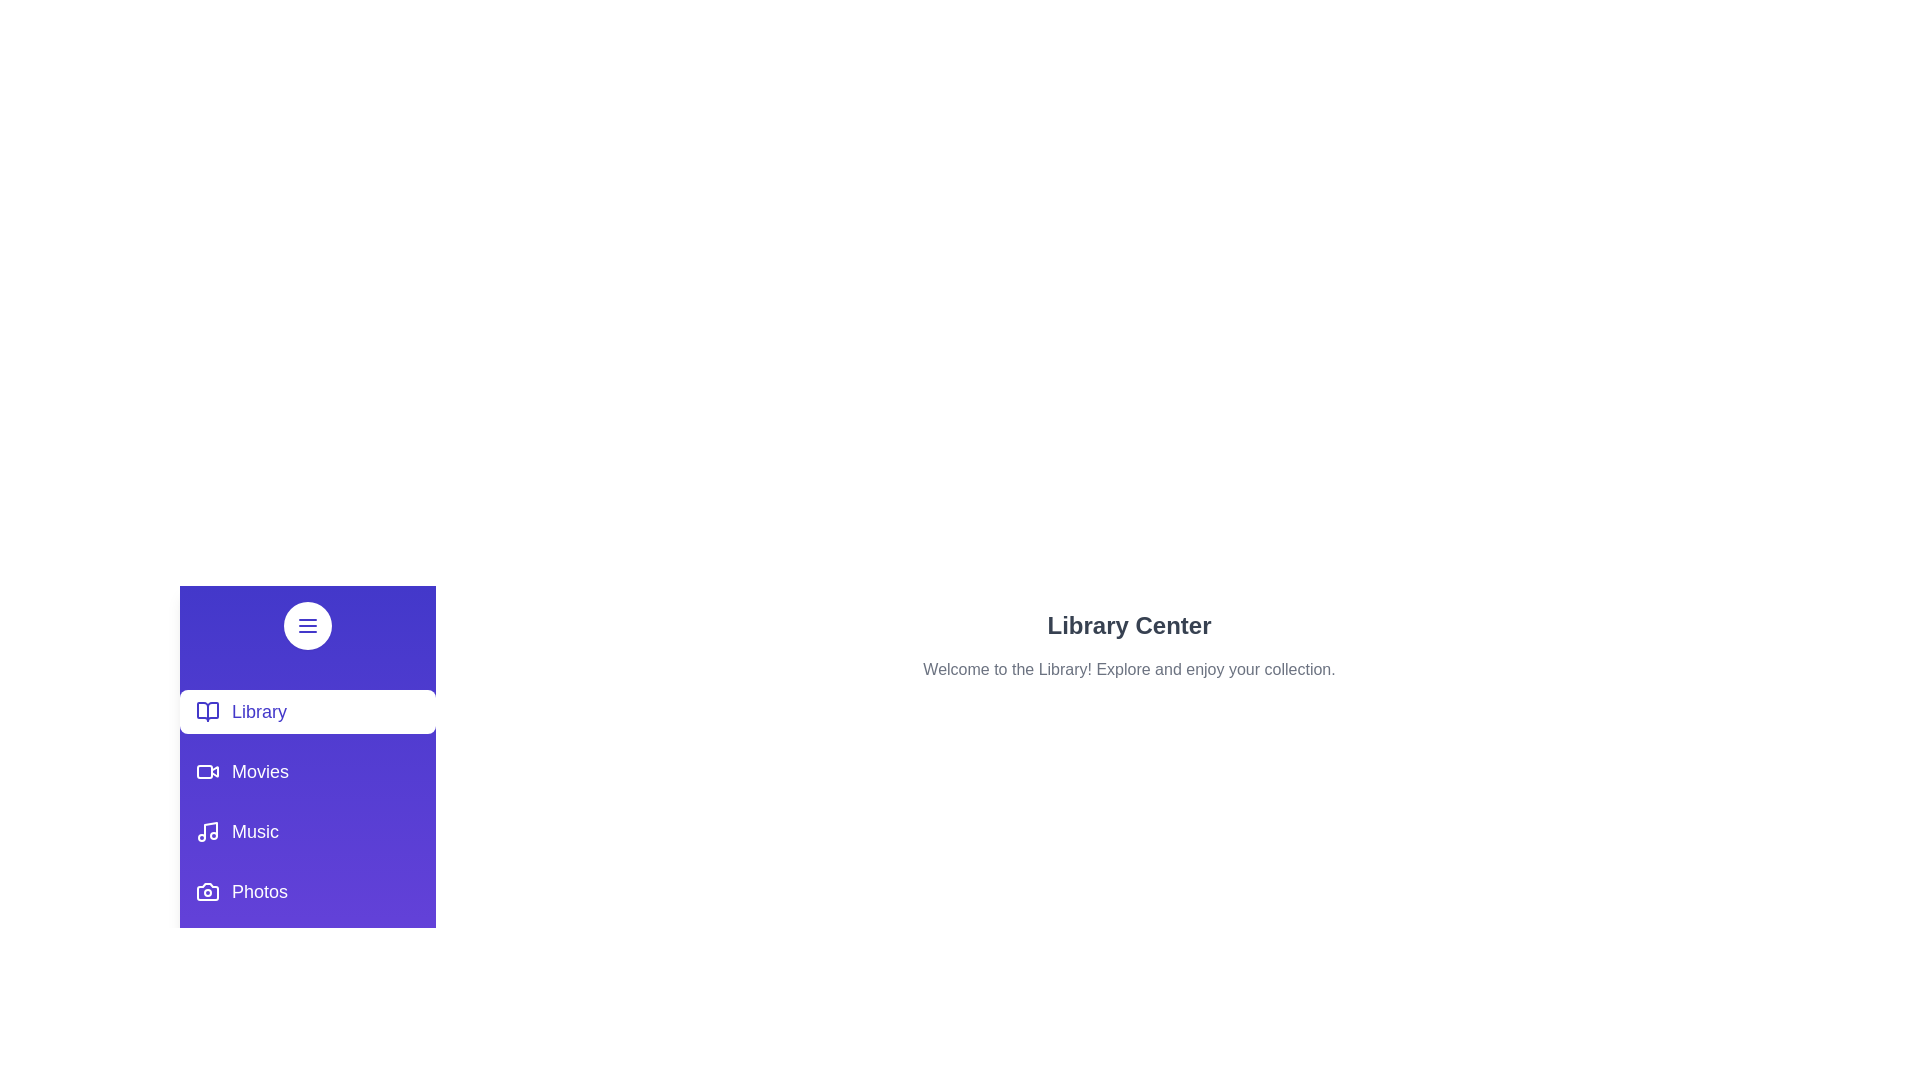 The image size is (1920, 1080). Describe the element at coordinates (306, 770) in the screenshot. I see `the Movies section by clicking on its corresponding sidebar entry` at that location.